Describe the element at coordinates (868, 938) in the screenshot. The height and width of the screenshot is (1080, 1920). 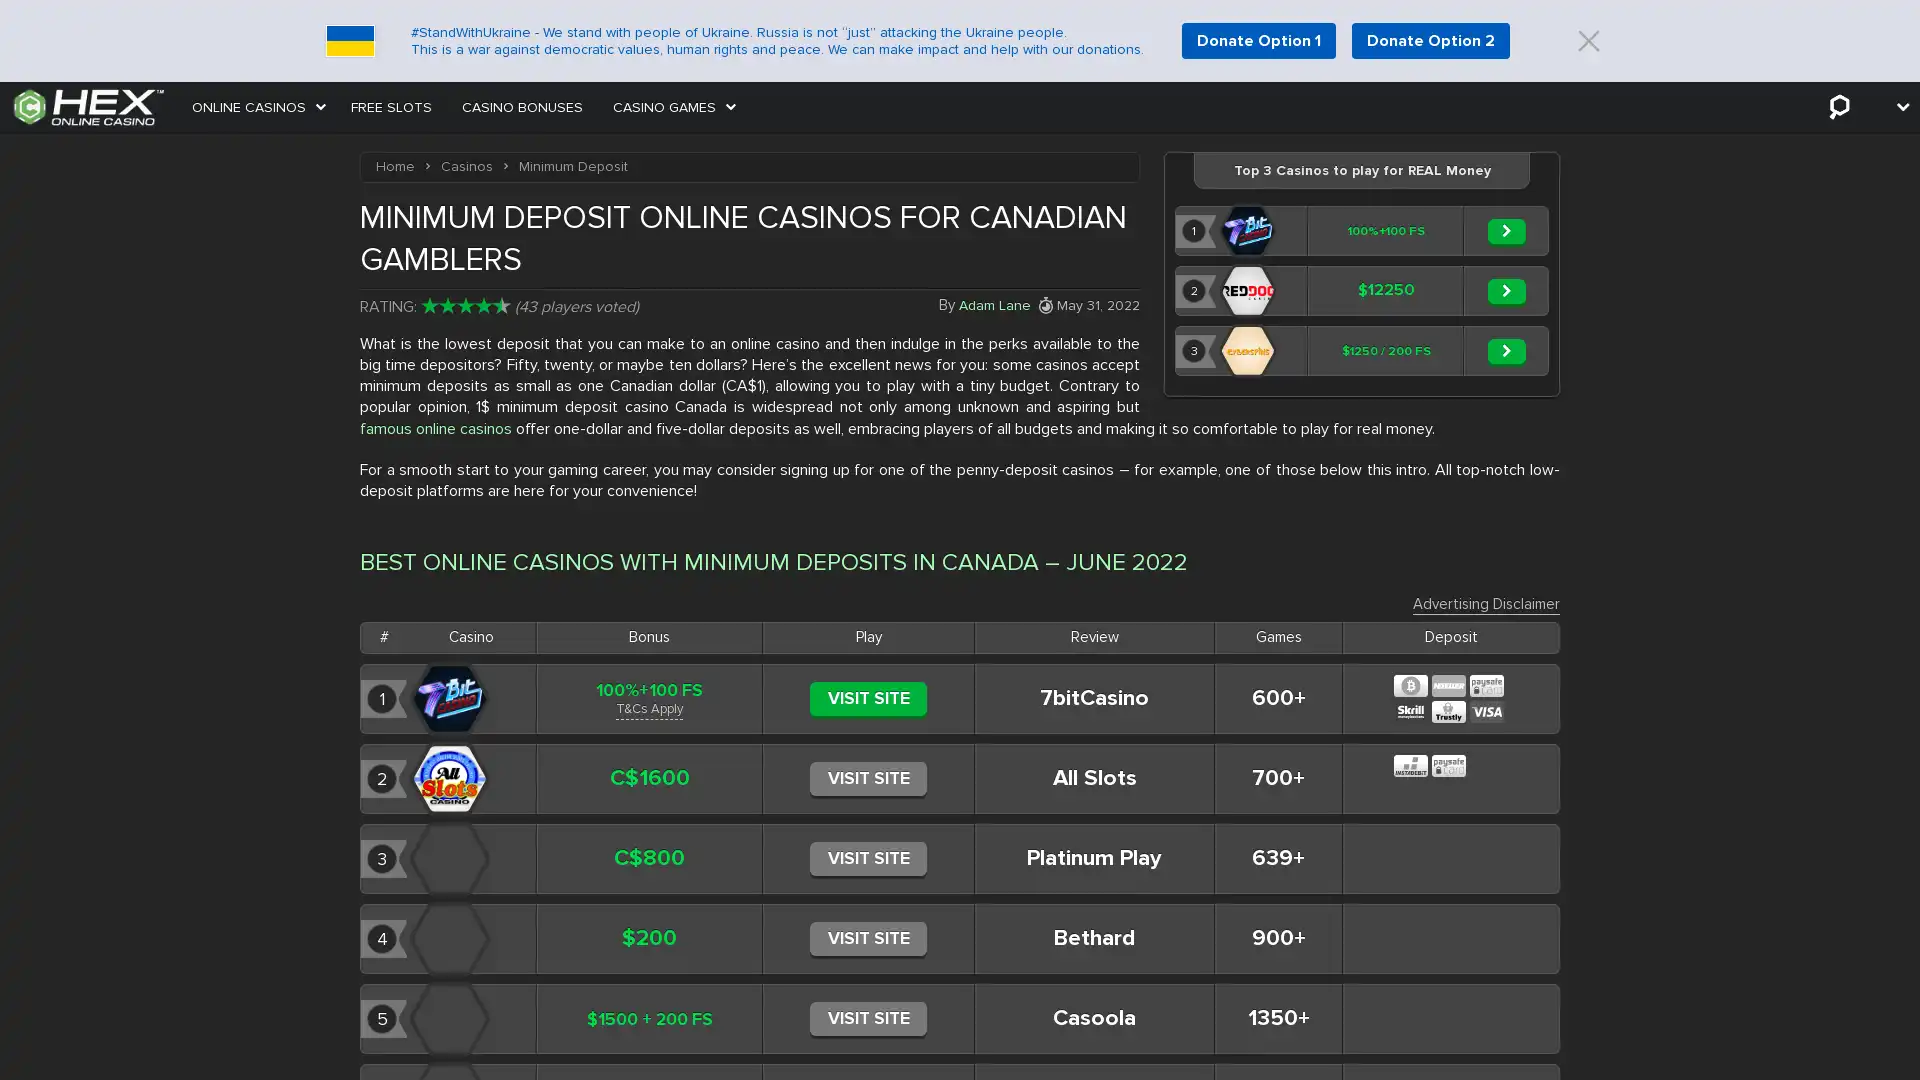
I see `VISIT SITE` at that location.